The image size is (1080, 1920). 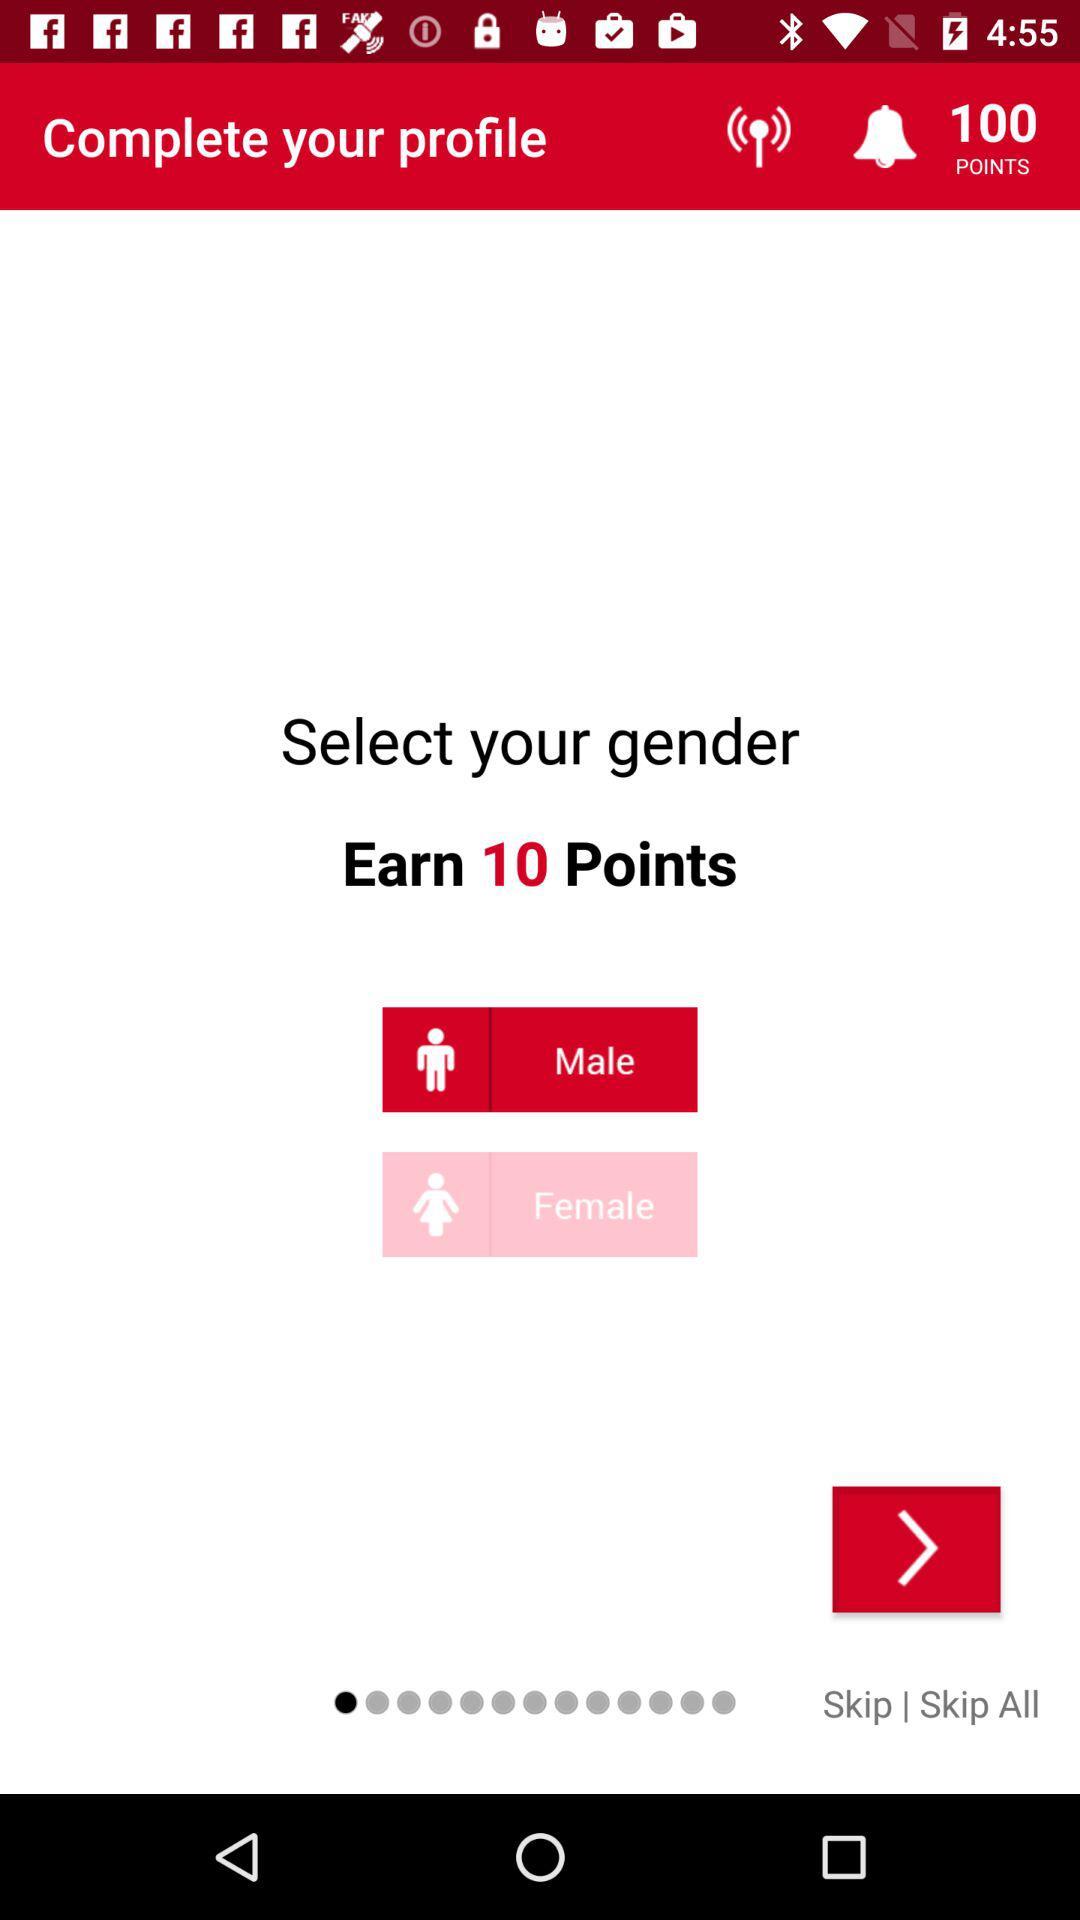 I want to click on eu sou um homem, so click(x=540, y=1058).